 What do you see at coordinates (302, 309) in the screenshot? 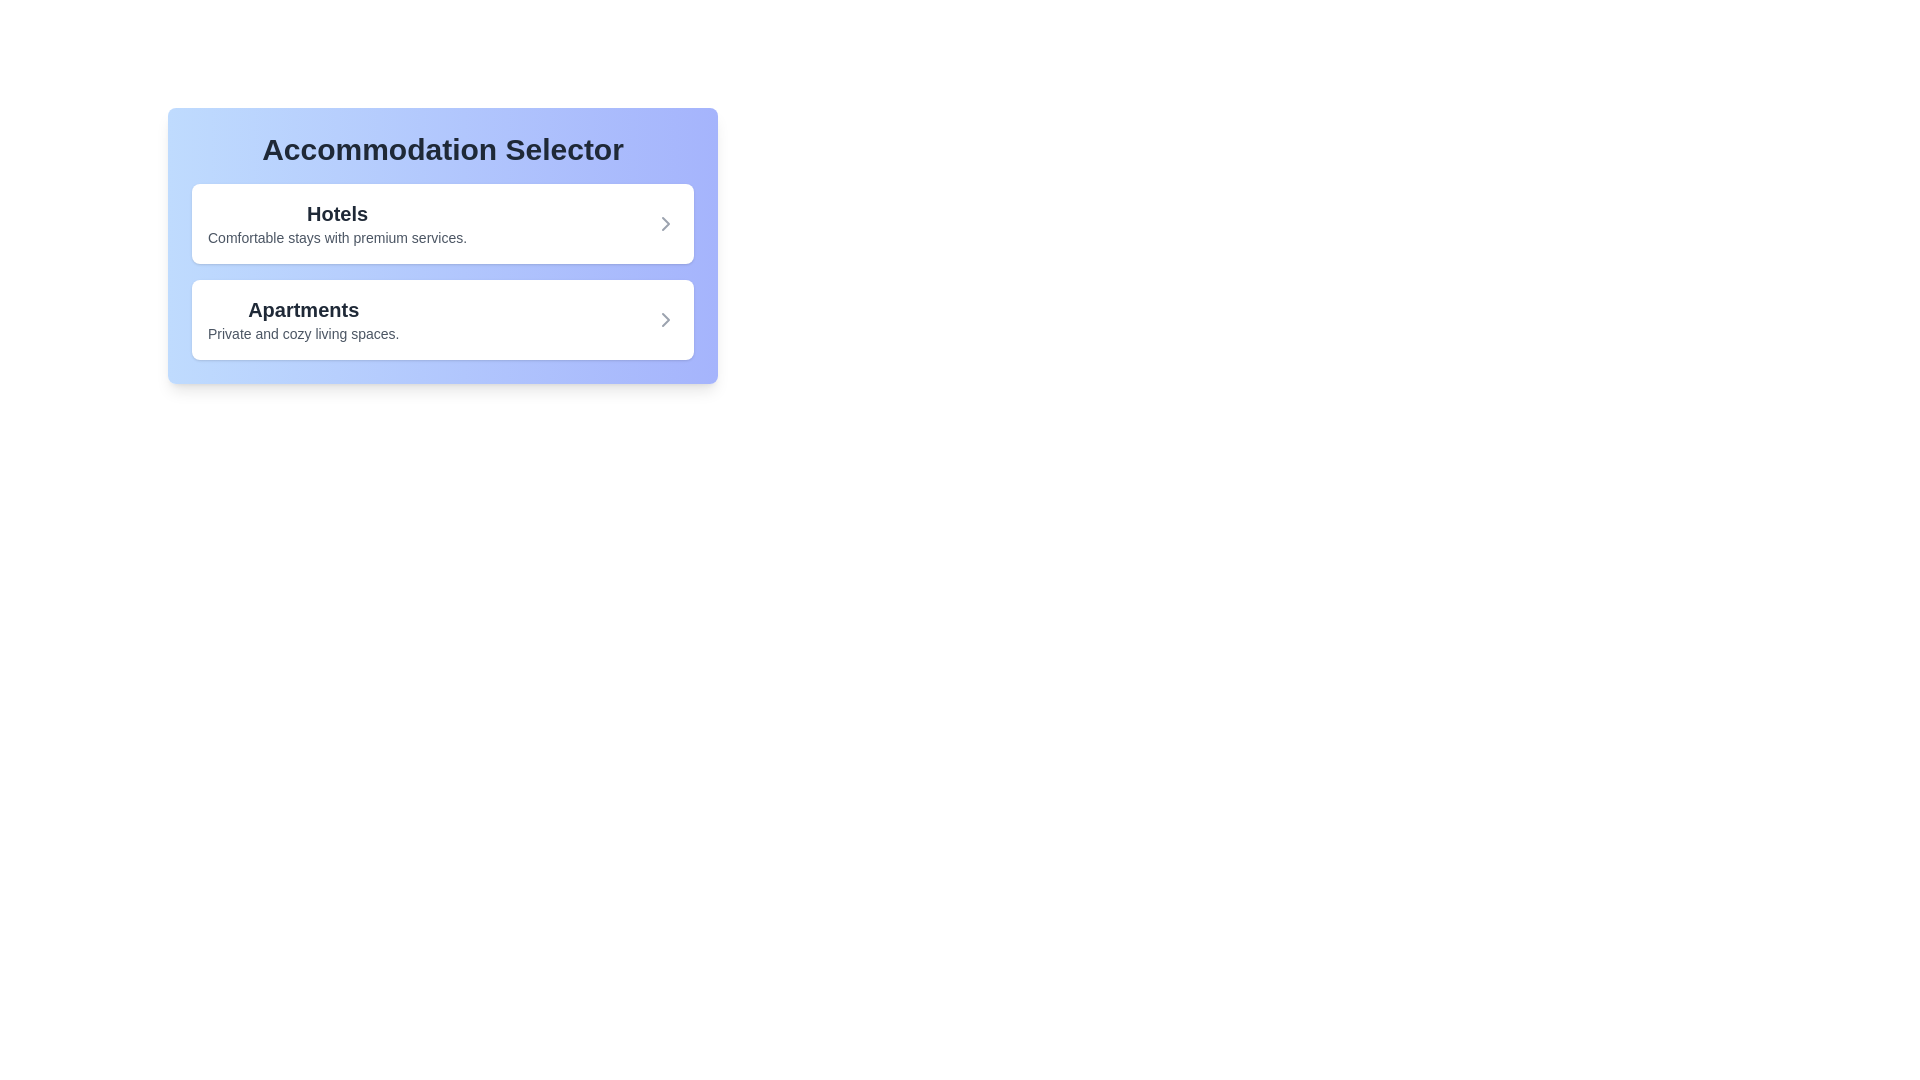
I see `the static text element displaying 'Apartments' which is in bold style and dark gray color, located under the 'Accommodation Selector' heading` at bounding box center [302, 309].